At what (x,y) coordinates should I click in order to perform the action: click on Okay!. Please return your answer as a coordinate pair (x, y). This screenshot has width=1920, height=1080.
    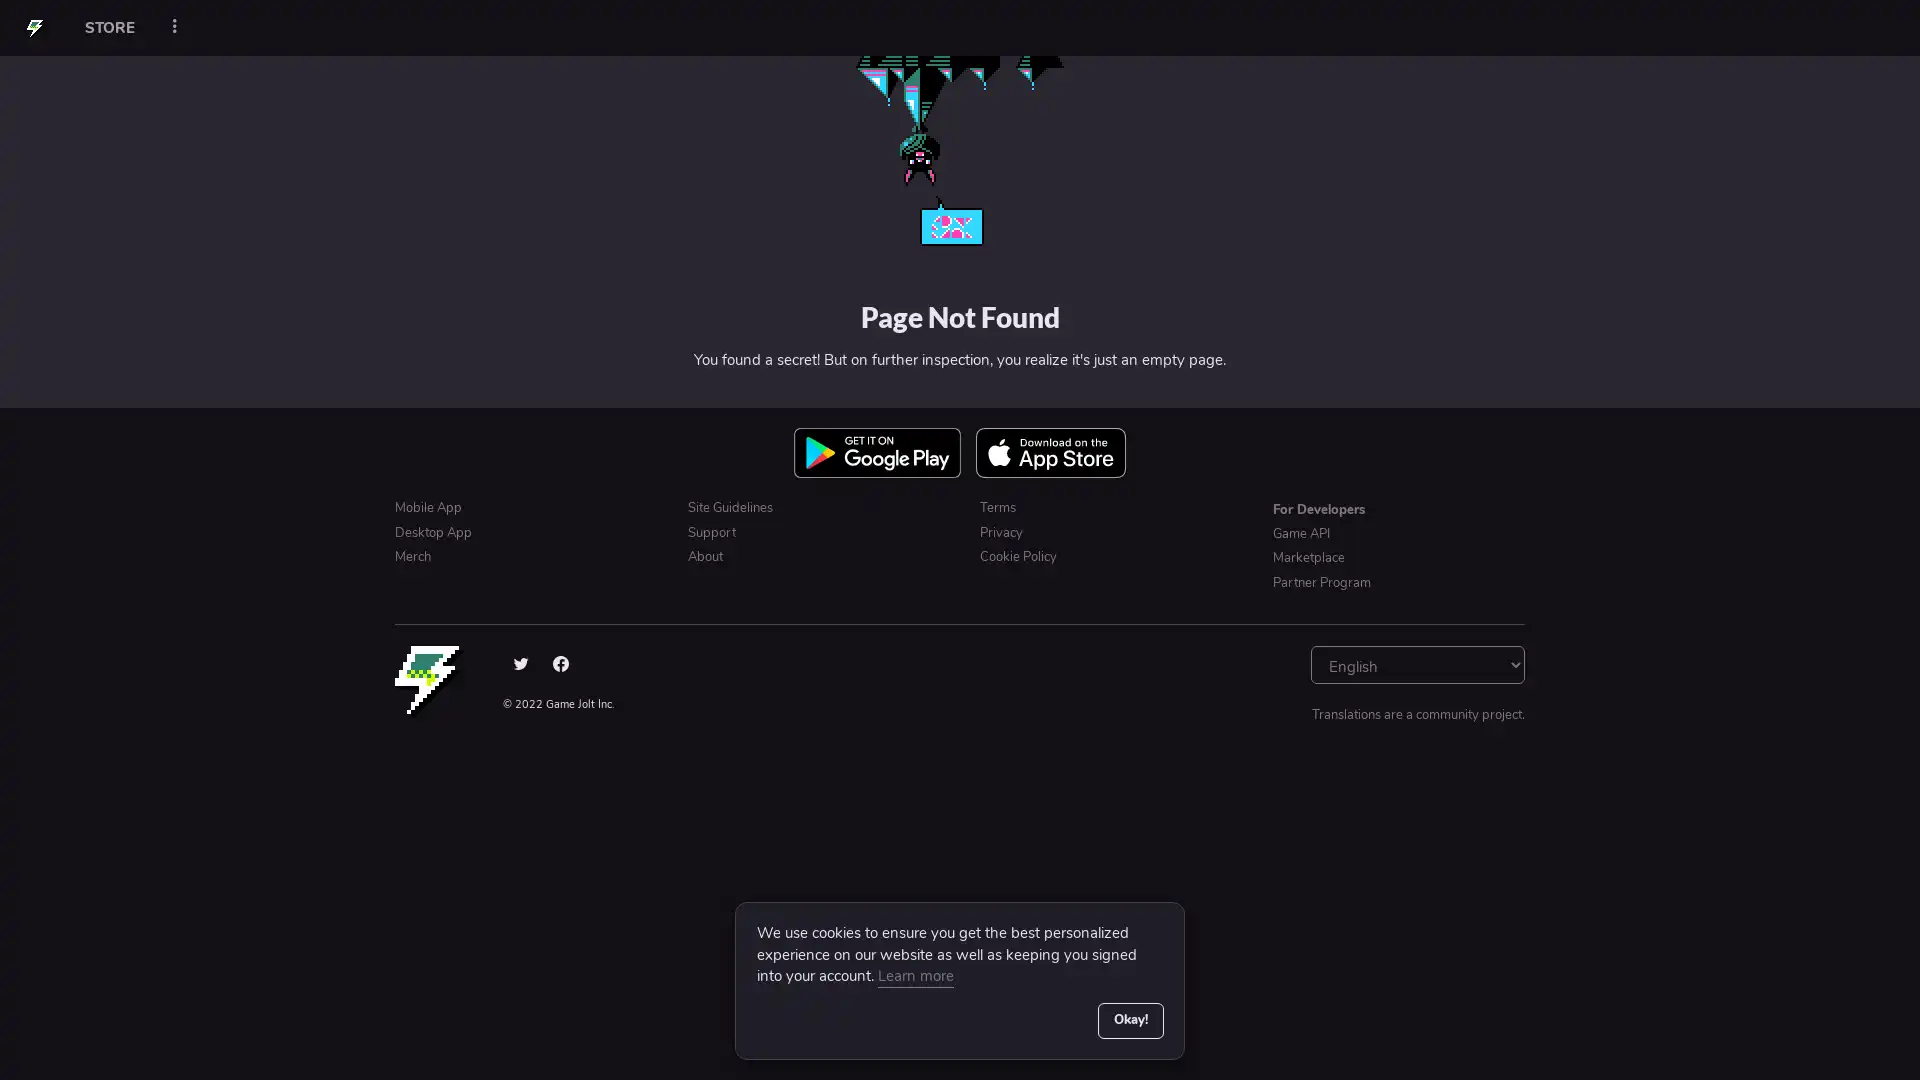
    Looking at the image, I should click on (1129, 1019).